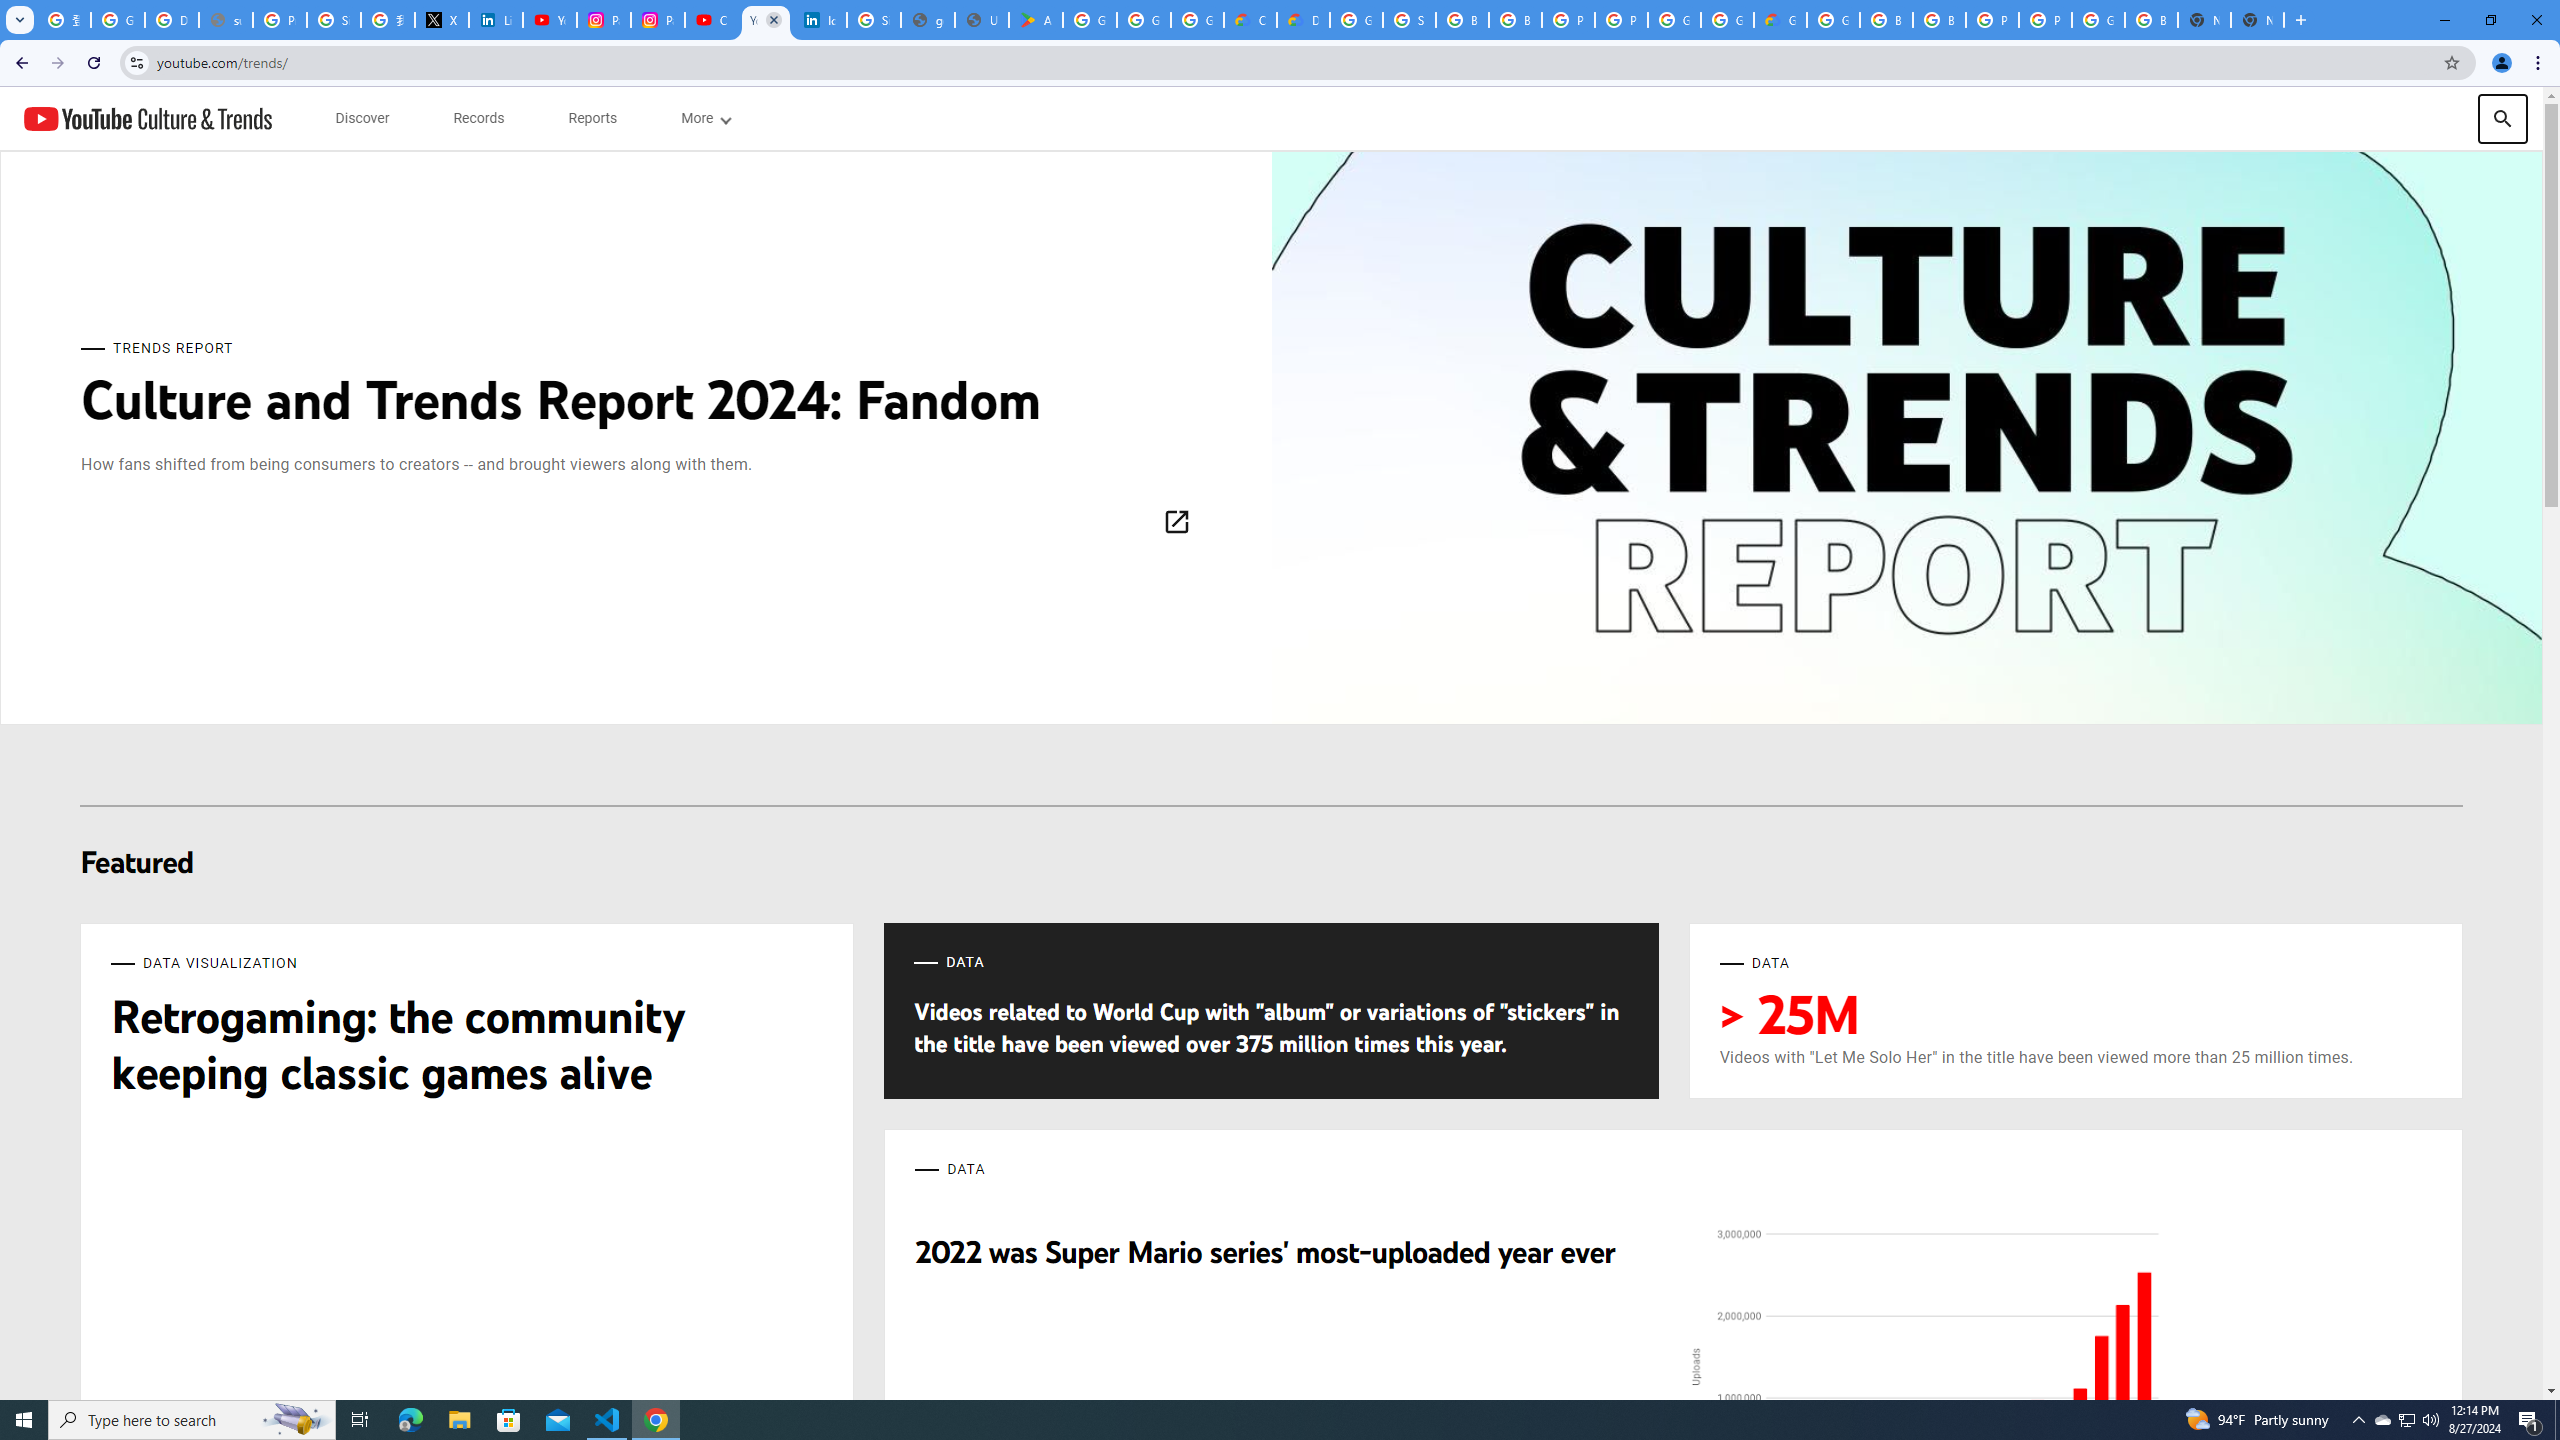 The image size is (2560, 1440). What do you see at coordinates (2257, 19) in the screenshot?
I see `'New Tab'` at bounding box center [2257, 19].